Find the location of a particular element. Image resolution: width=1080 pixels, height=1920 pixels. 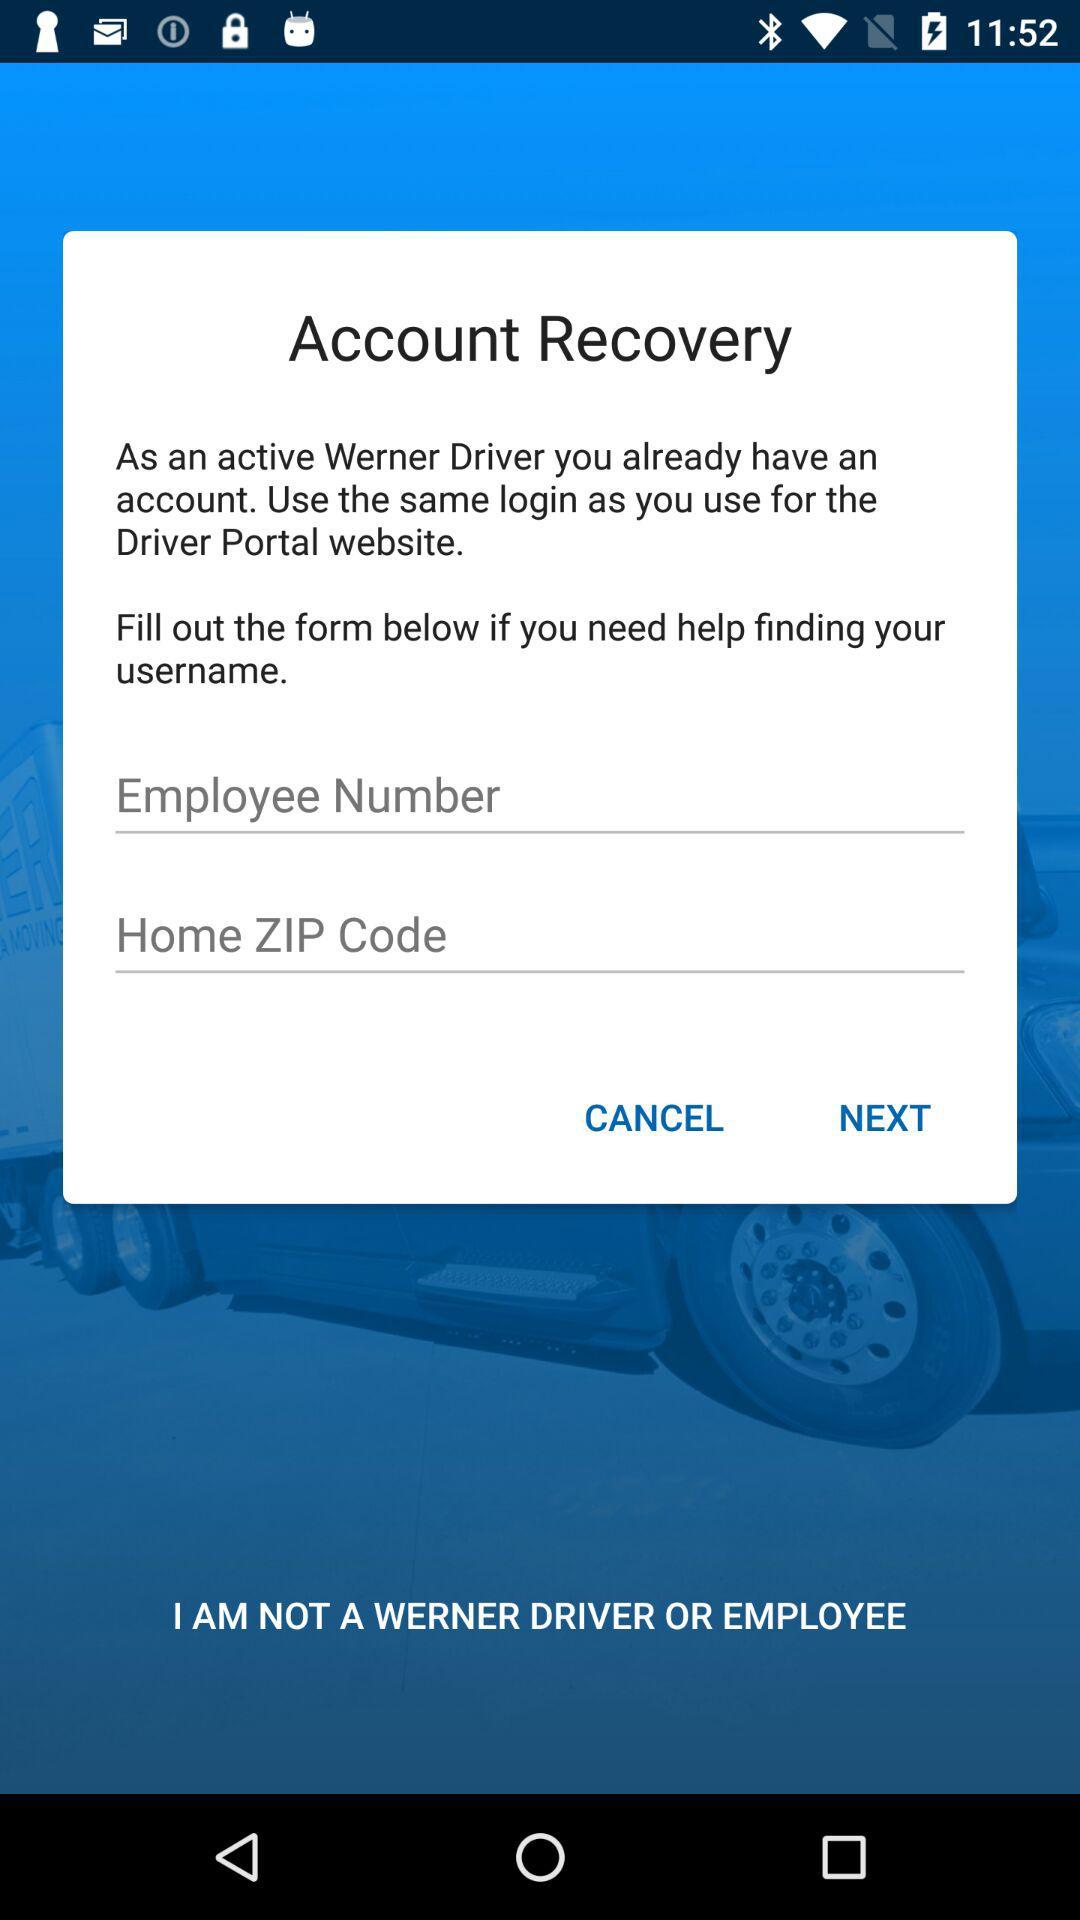

icon on the right is located at coordinates (883, 1118).